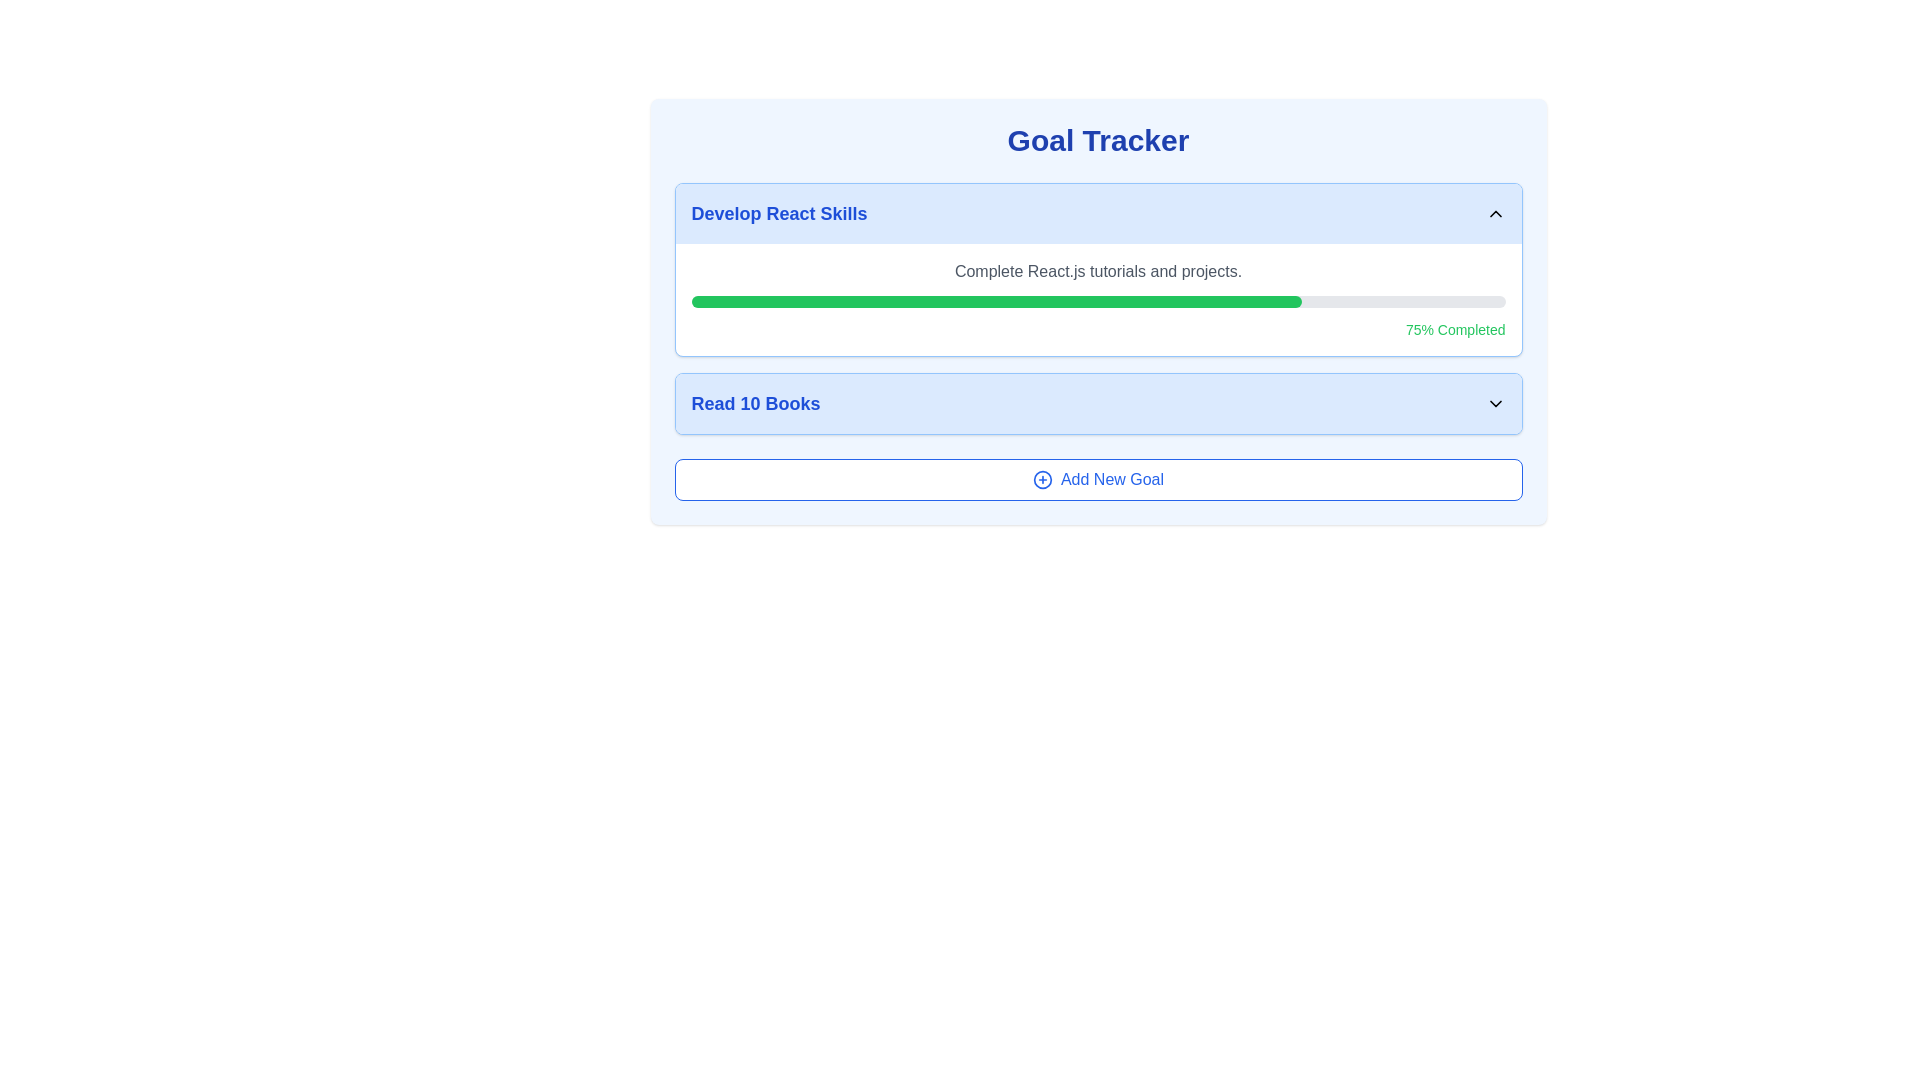 The image size is (1920, 1080). I want to click on the filled portion of the progress bar that indicates 75% completion, located below the 'Complete React.js tutorials and projects.' text in the 'Develop React Skills' section of the 'Goal Tracker.', so click(996, 301).